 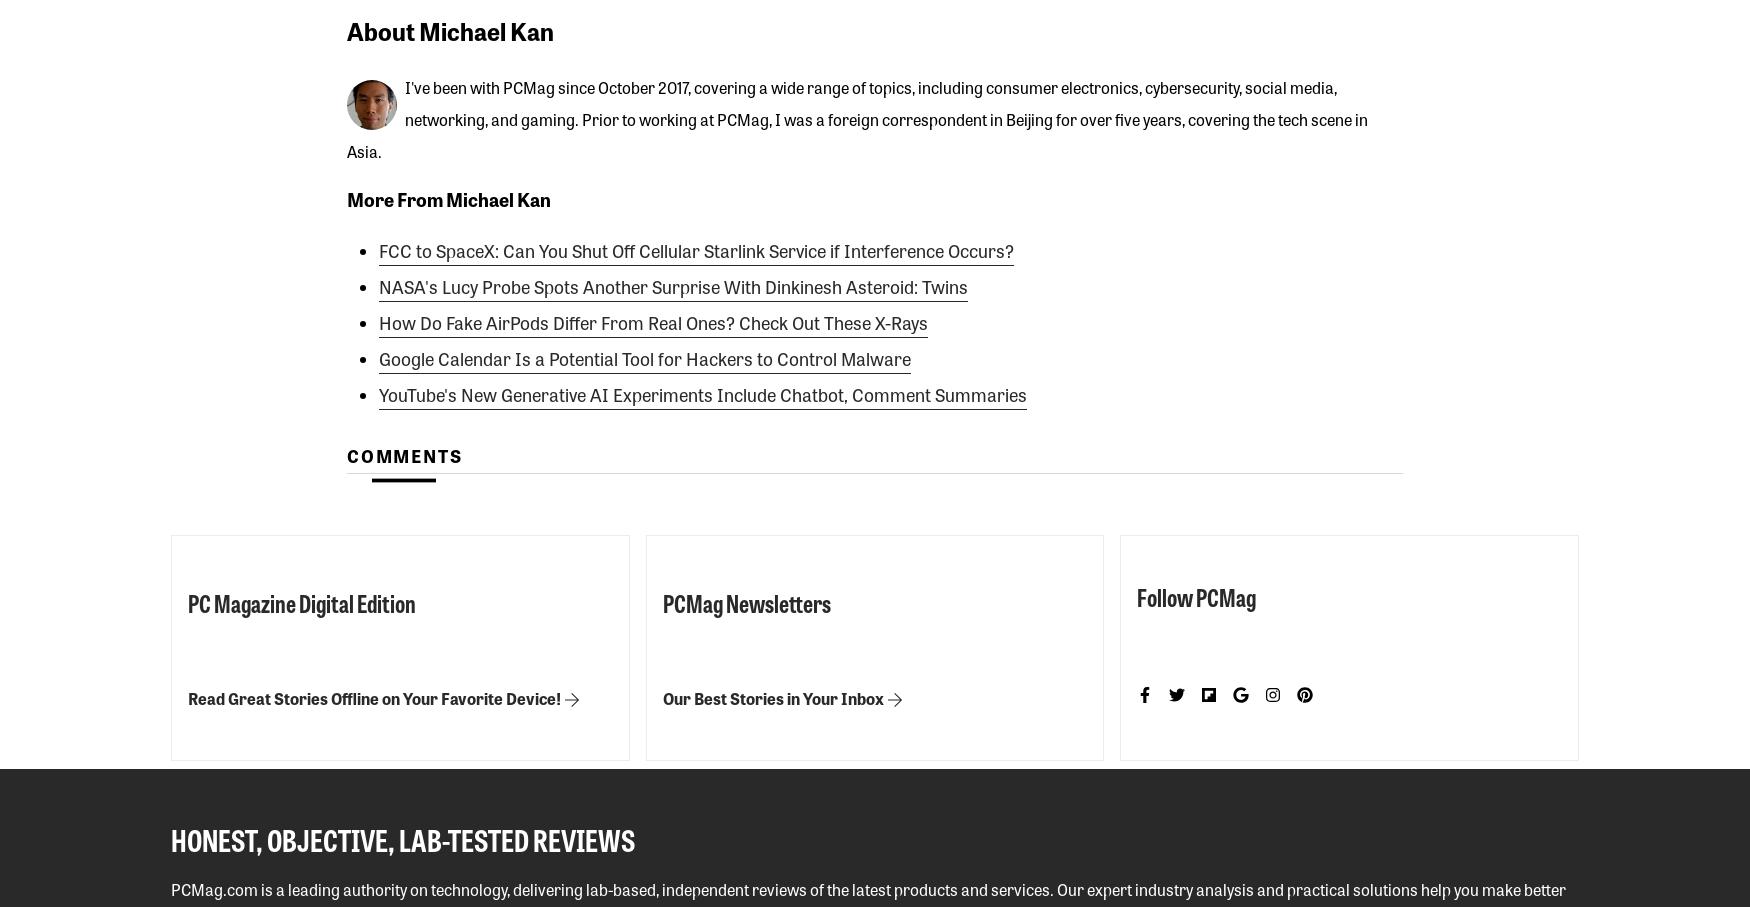 What do you see at coordinates (746, 600) in the screenshot?
I see `'PCMag Newsletters'` at bounding box center [746, 600].